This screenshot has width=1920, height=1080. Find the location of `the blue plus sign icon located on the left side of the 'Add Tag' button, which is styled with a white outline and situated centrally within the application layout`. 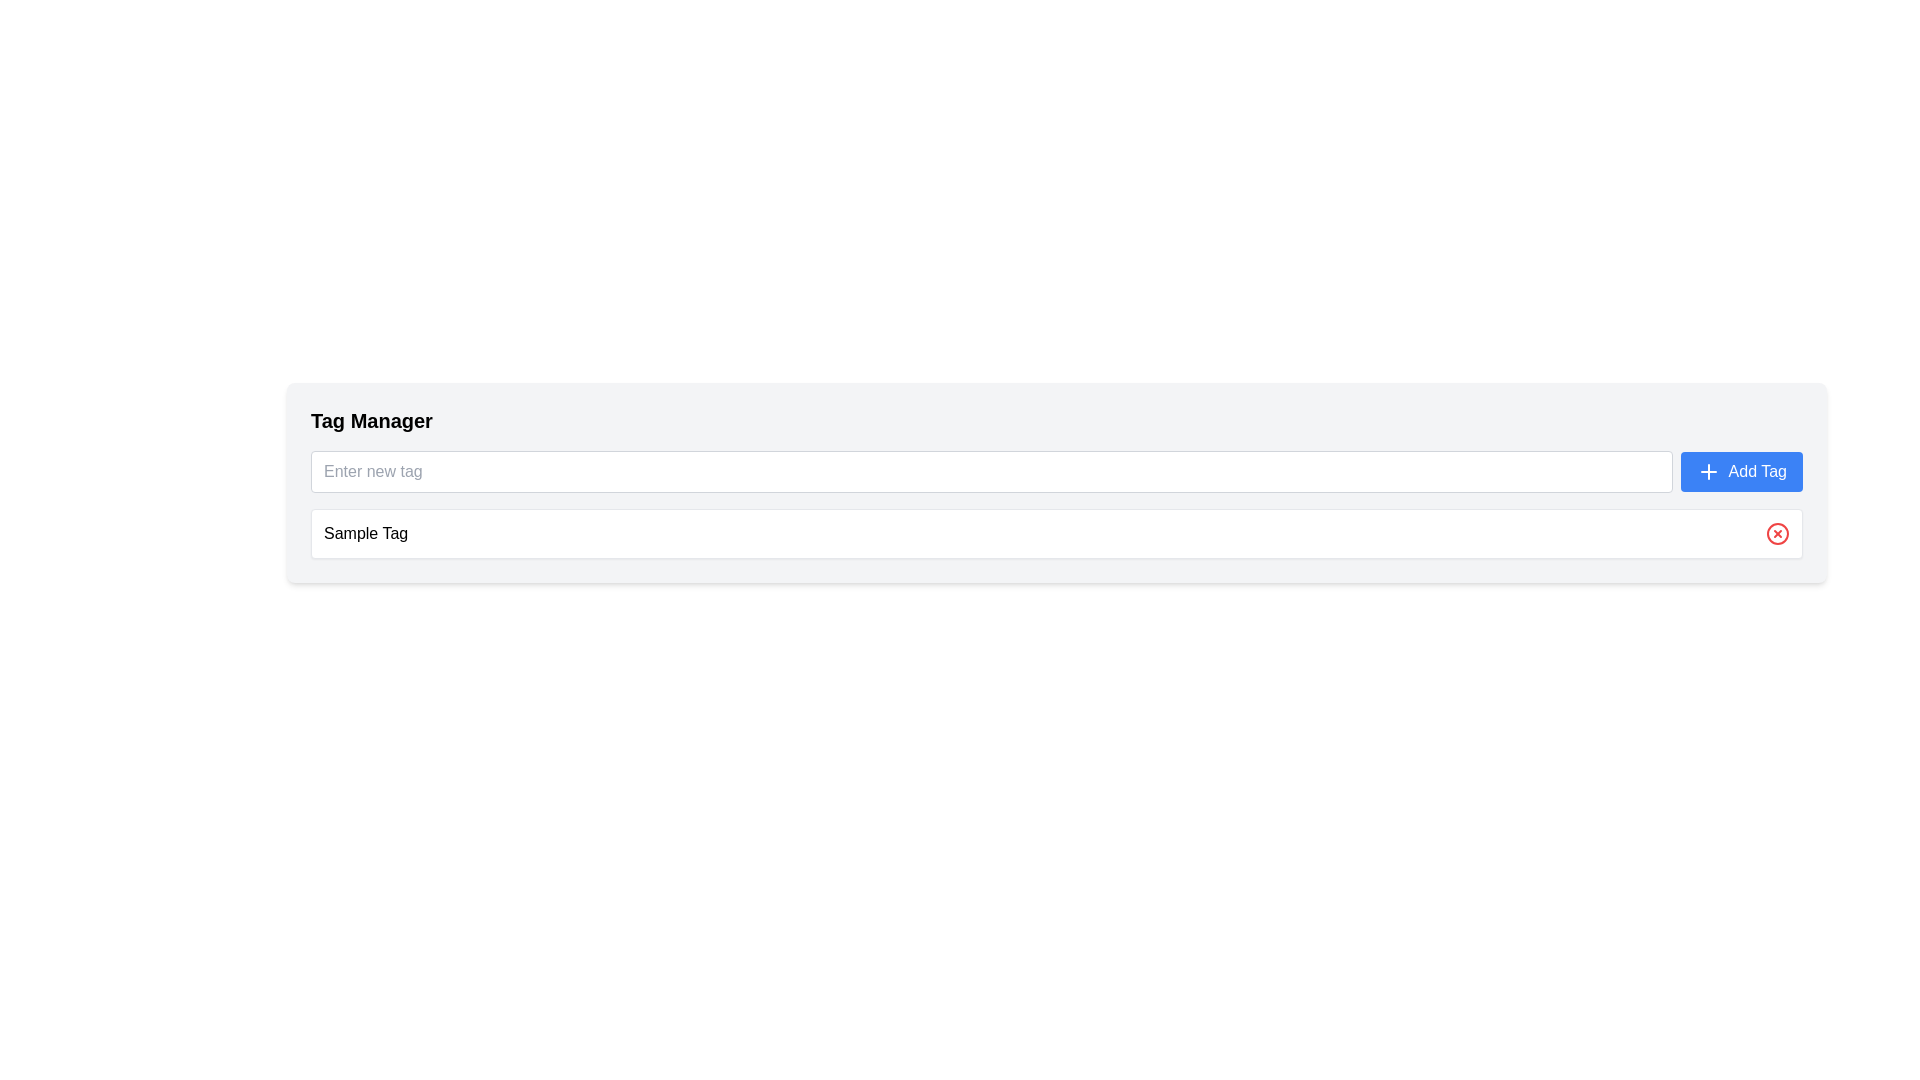

the blue plus sign icon located on the left side of the 'Add Tag' button, which is styled with a white outline and situated centrally within the application layout is located at coordinates (1707, 471).